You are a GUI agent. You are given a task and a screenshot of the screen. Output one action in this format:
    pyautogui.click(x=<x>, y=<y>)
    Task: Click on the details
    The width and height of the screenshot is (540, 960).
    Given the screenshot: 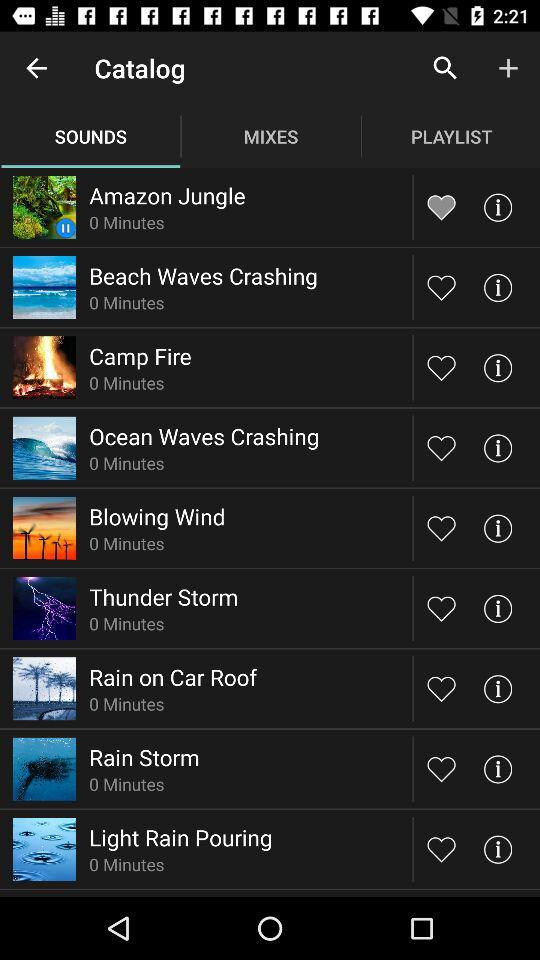 What is the action you would take?
    pyautogui.click(x=496, y=688)
    